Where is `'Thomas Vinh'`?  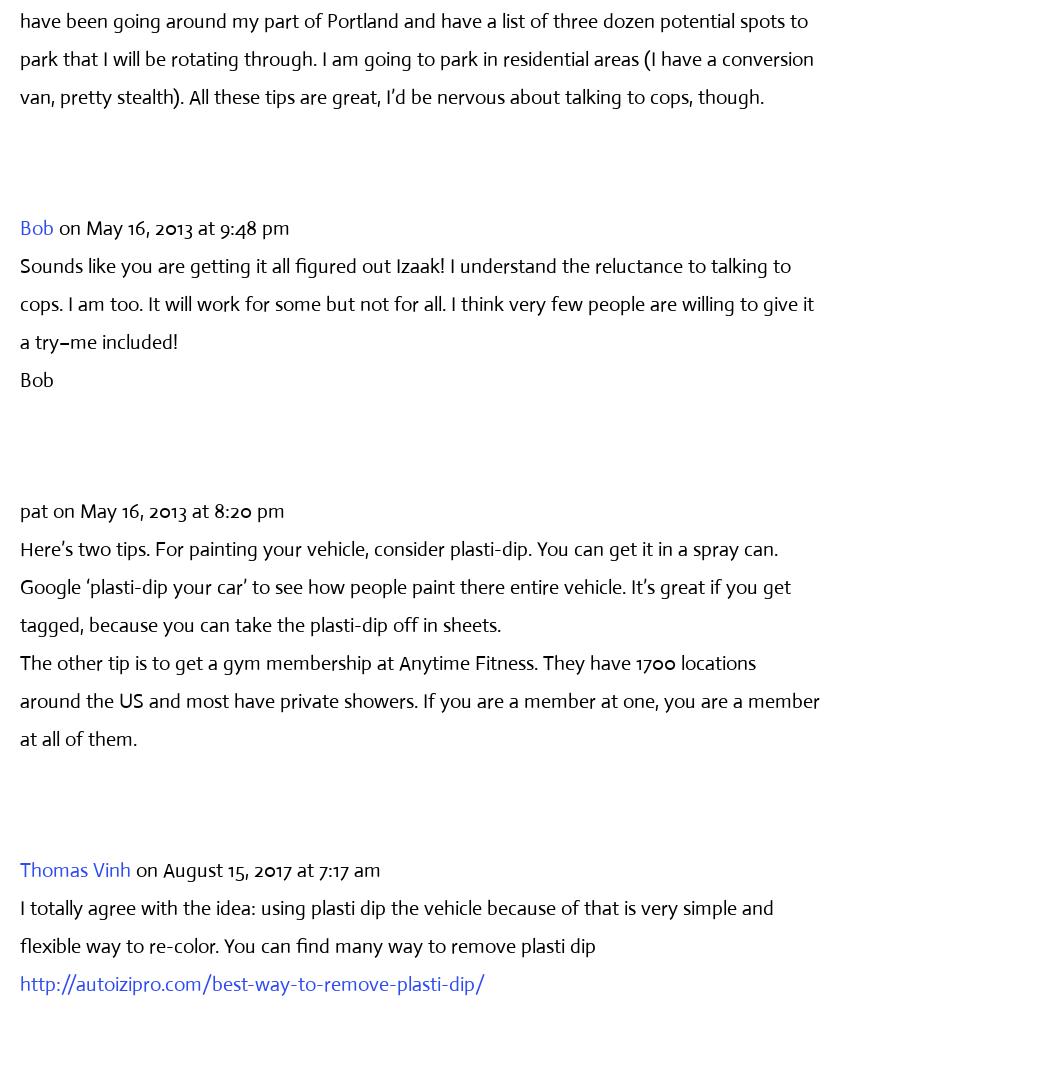 'Thomas Vinh' is located at coordinates (75, 868).